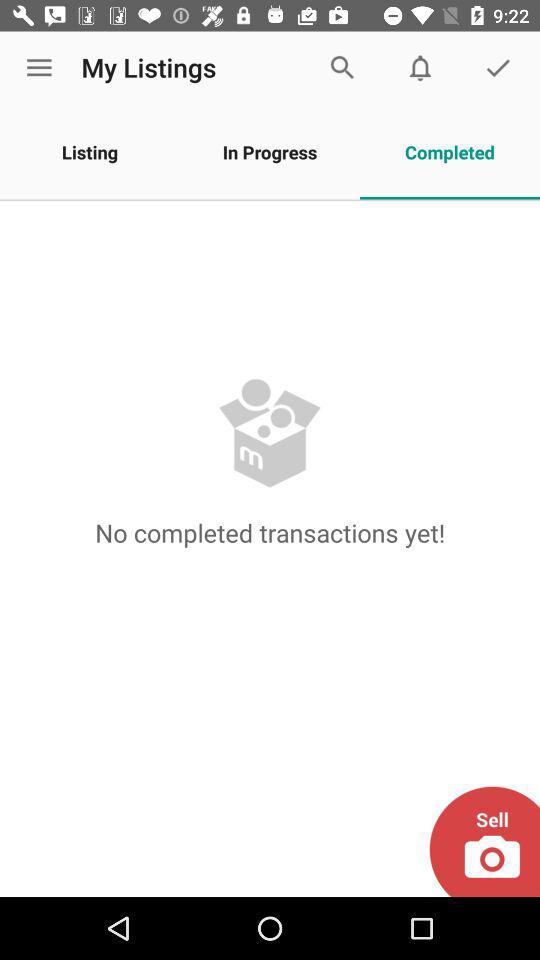 The width and height of the screenshot is (540, 960). What do you see at coordinates (39, 68) in the screenshot?
I see `the item next to the my listings icon` at bounding box center [39, 68].